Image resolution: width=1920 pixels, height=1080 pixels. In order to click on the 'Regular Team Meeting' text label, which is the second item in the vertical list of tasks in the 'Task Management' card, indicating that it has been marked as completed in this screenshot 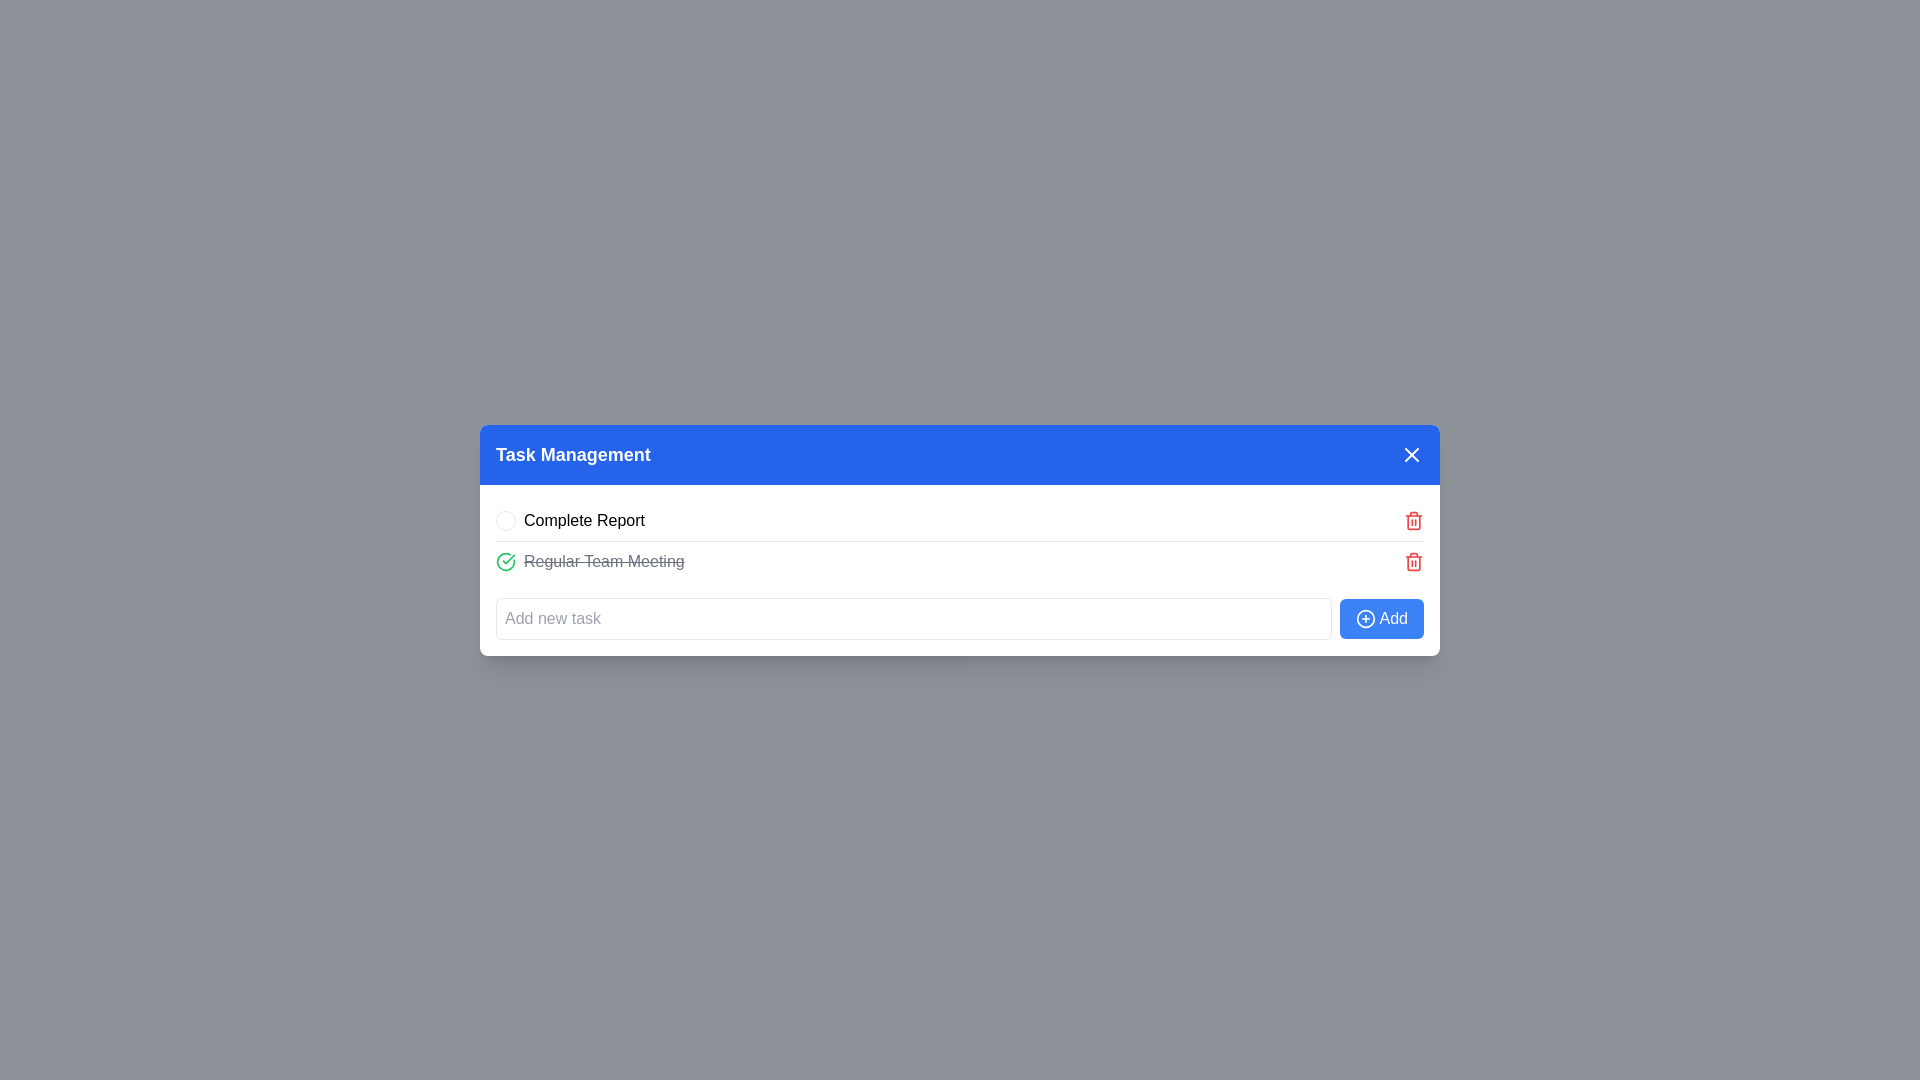, I will do `click(603, 561)`.